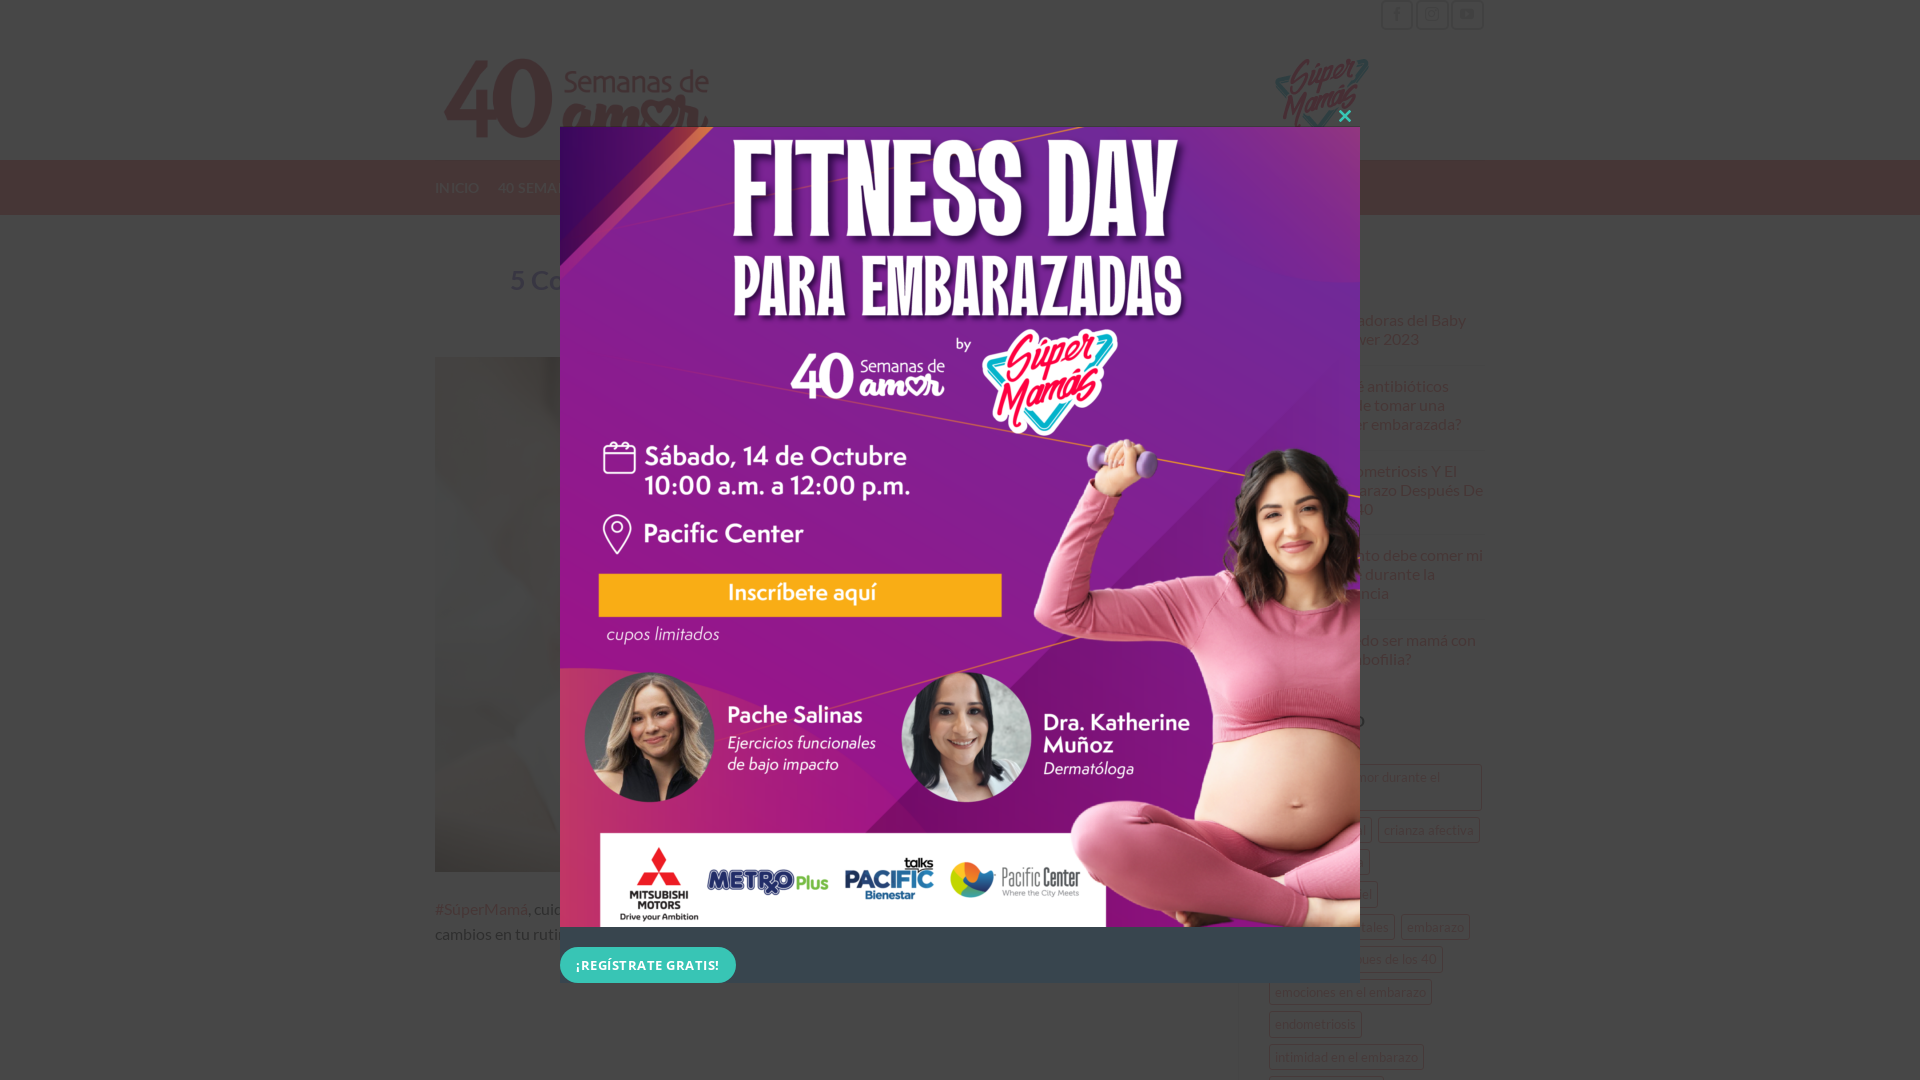 The height and width of the screenshot is (1080, 1920). Describe the element at coordinates (1322, 893) in the screenshot. I see `'cuidado de la piel'` at that location.